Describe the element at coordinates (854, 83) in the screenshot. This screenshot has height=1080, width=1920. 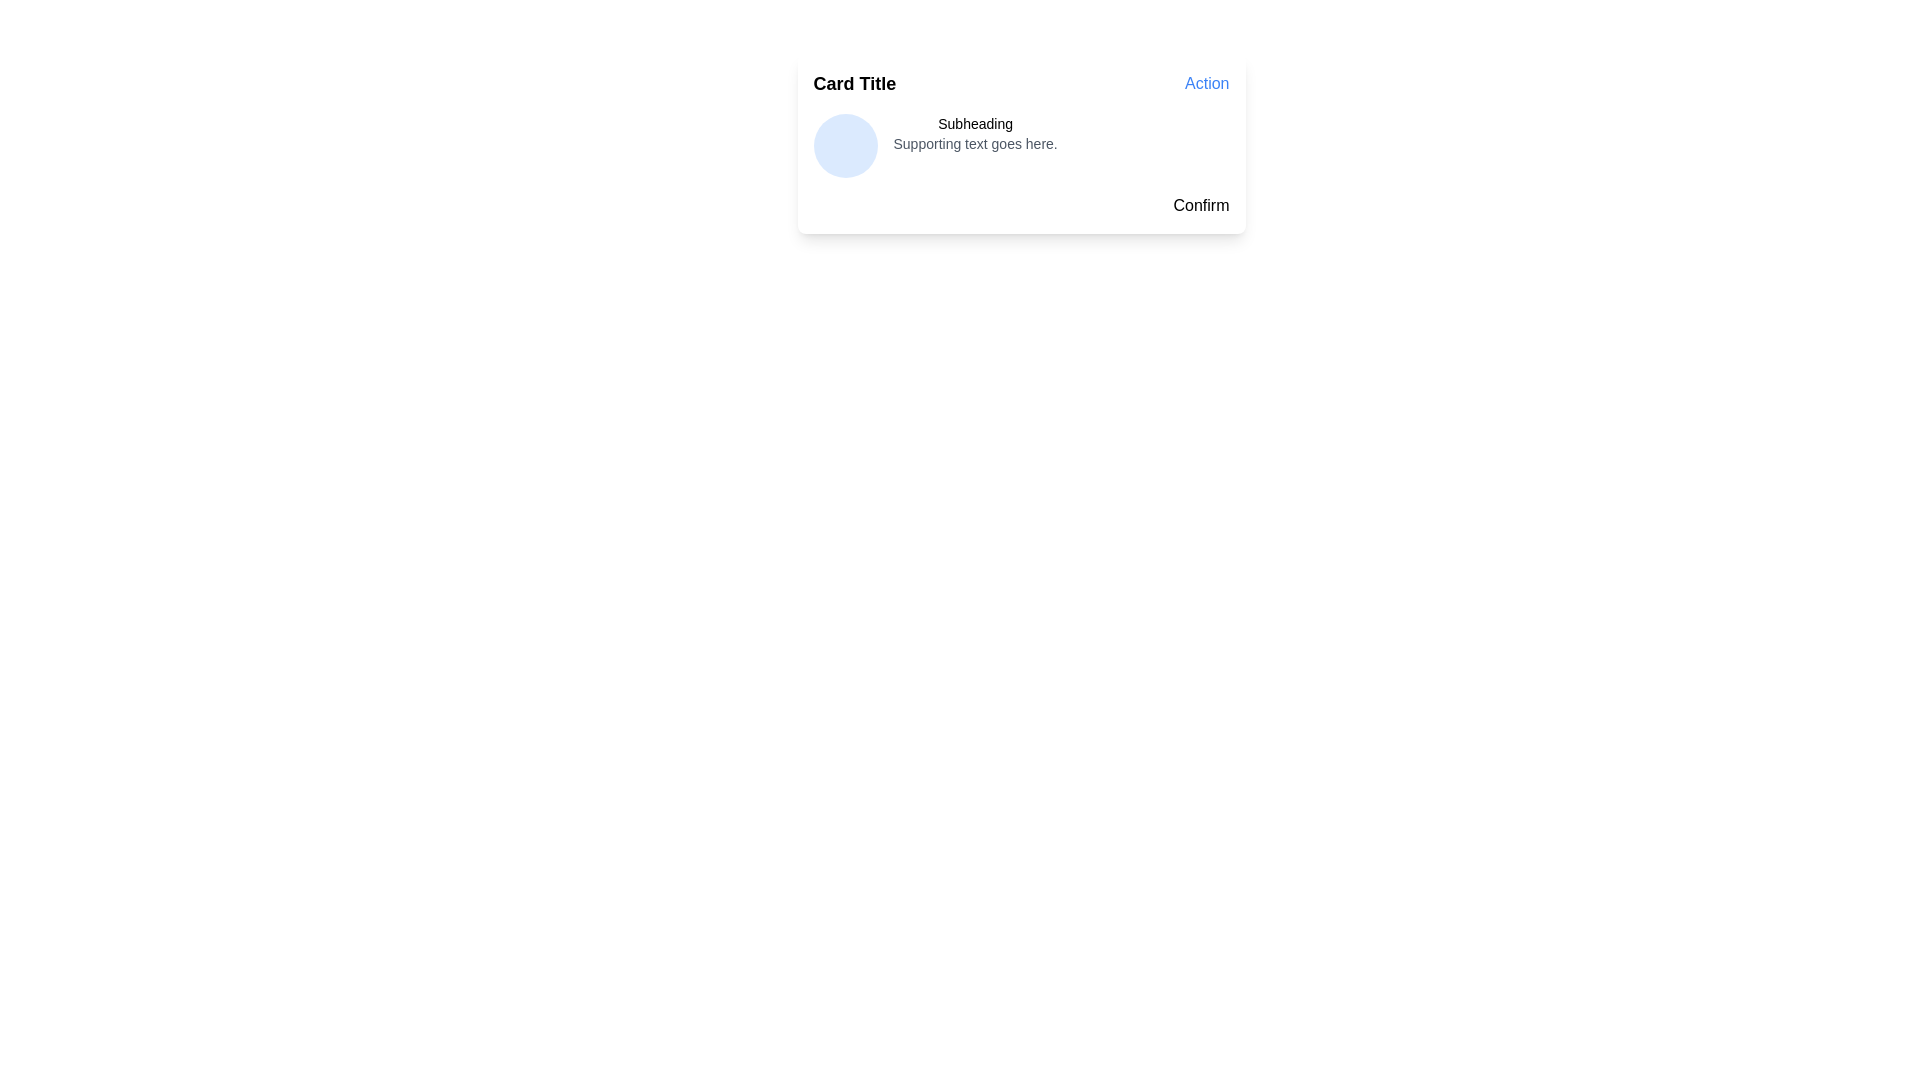
I see `the header text labeled 'Card Title', which is styled in a bold, large font and located in the top-left corner of a card component` at that location.